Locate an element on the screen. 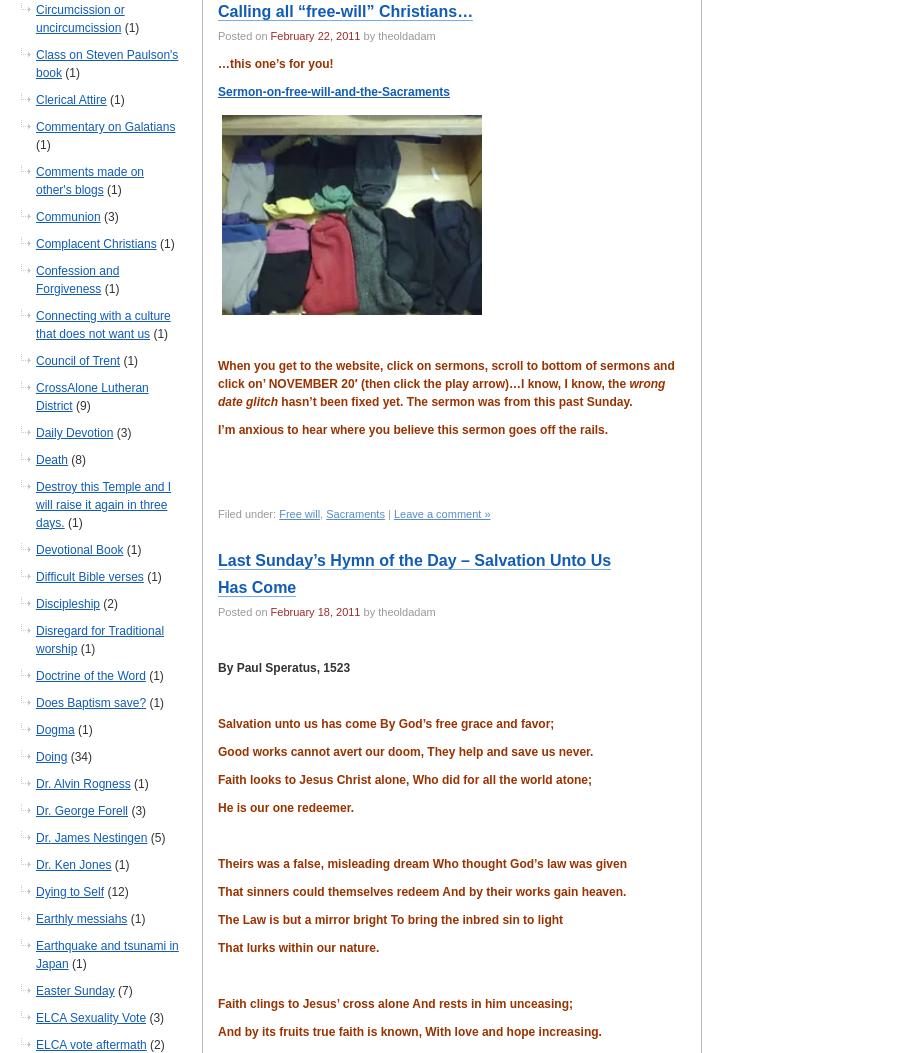 The image size is (904, 1053). 'Dr. Alvin Rogness' is located at coordinates (82, 783).